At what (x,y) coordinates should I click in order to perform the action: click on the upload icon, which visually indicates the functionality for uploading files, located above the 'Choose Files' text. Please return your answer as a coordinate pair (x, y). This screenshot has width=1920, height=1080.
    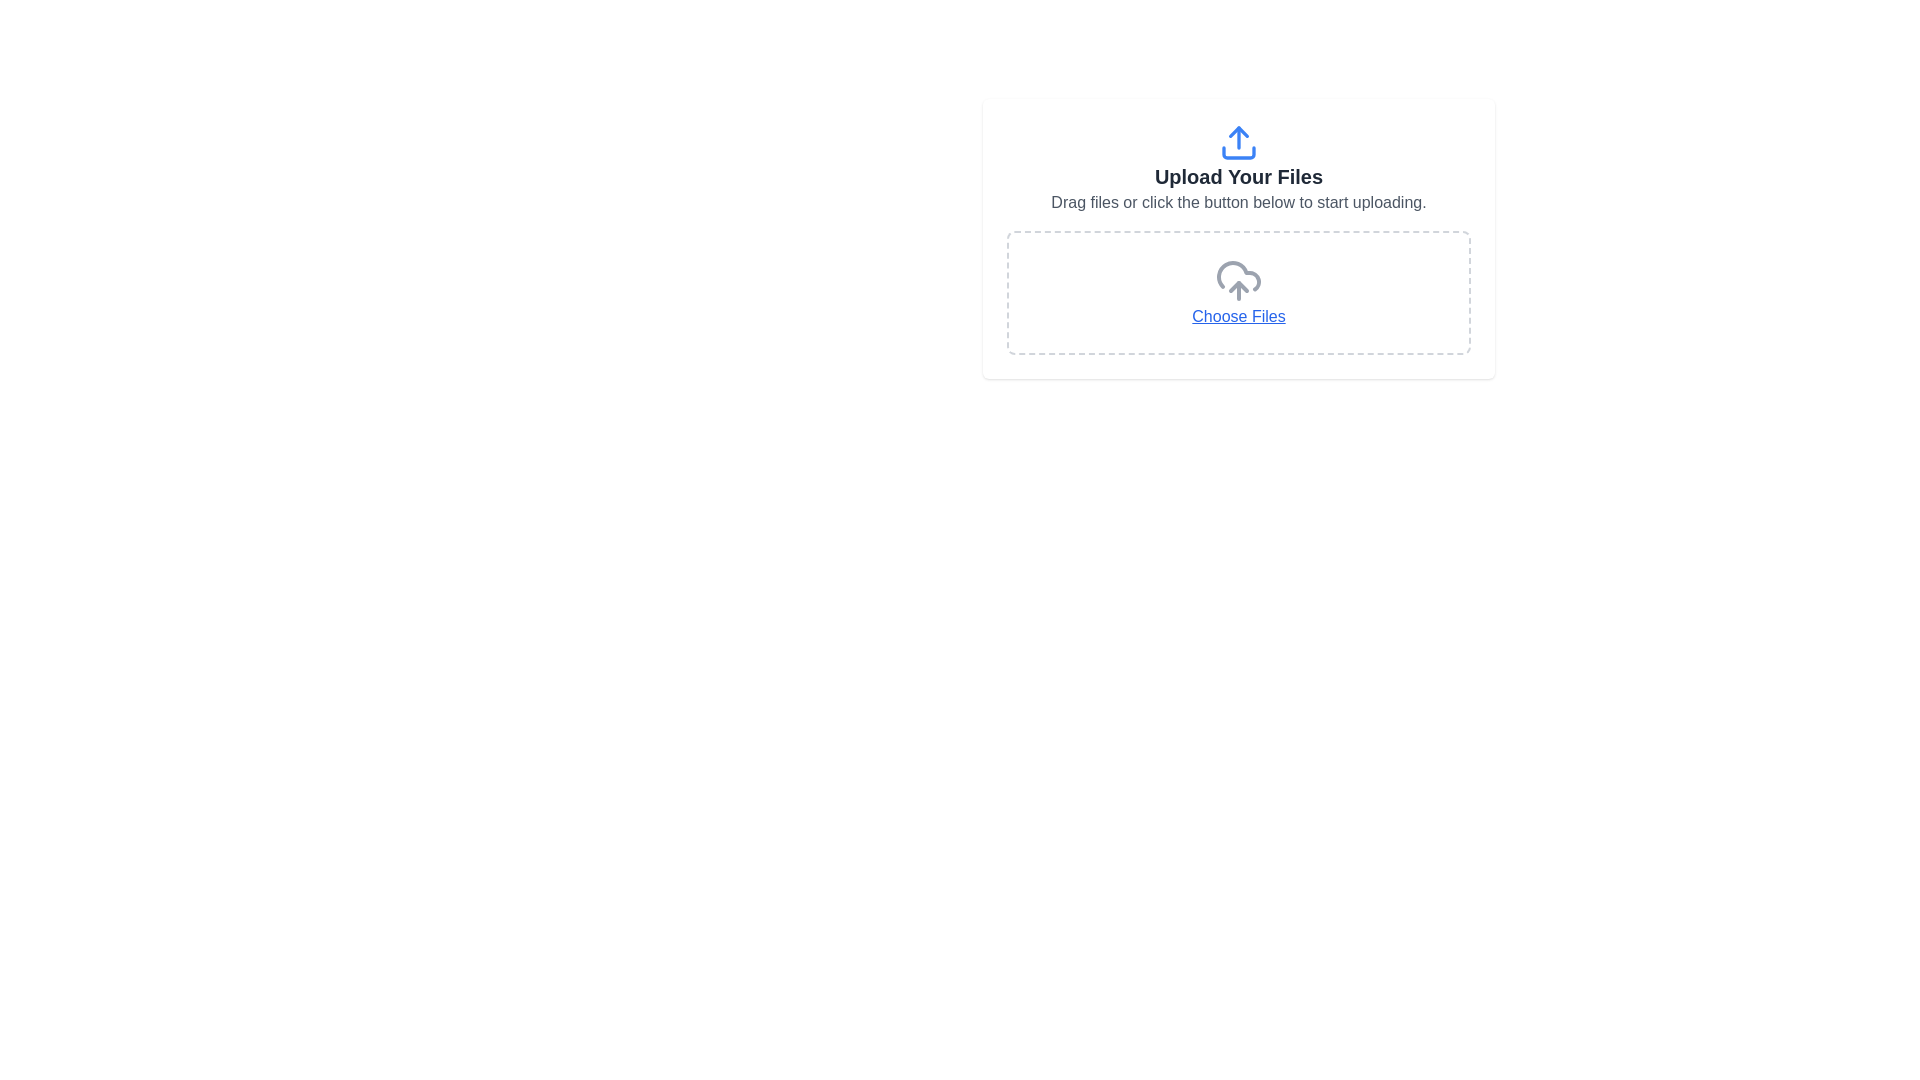
    Looking at the image, I should click on (1237, 281).